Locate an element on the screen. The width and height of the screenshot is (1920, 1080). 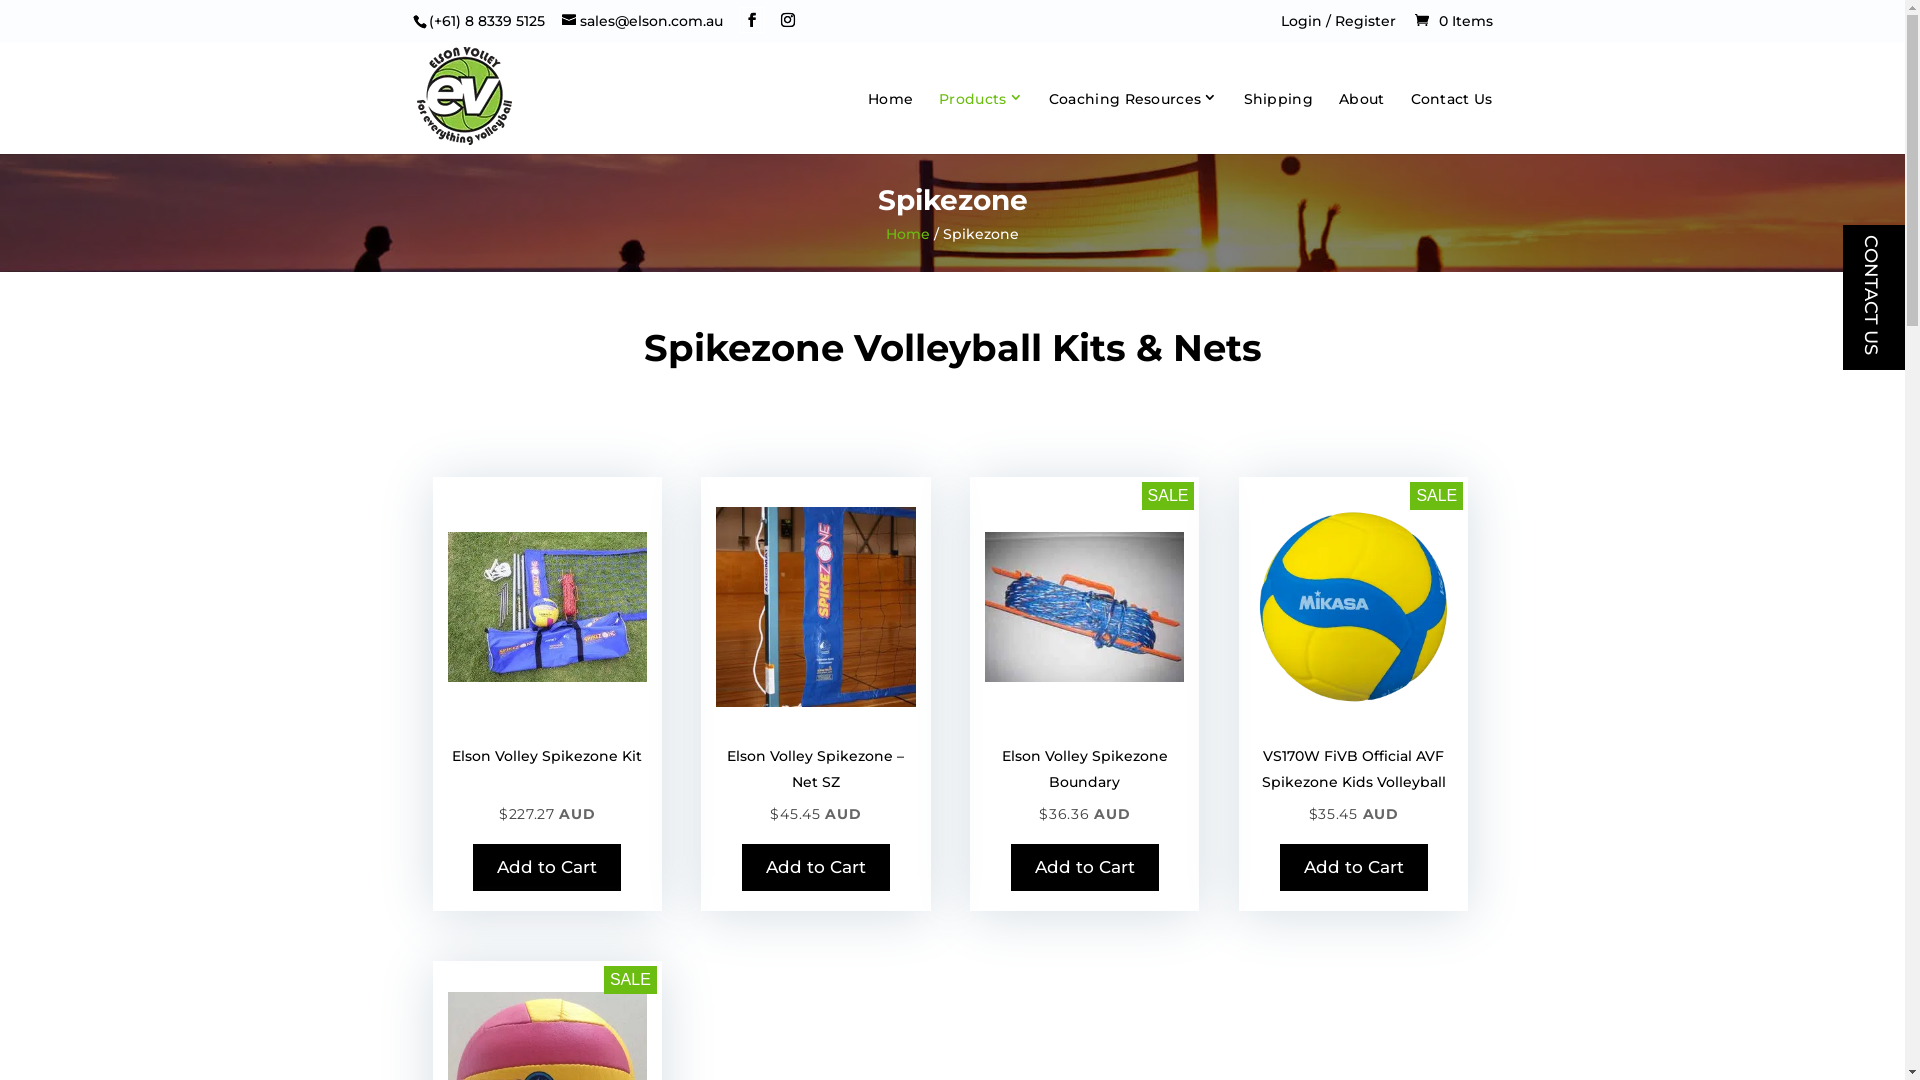
'Home' is located at coordinates (906, 233).